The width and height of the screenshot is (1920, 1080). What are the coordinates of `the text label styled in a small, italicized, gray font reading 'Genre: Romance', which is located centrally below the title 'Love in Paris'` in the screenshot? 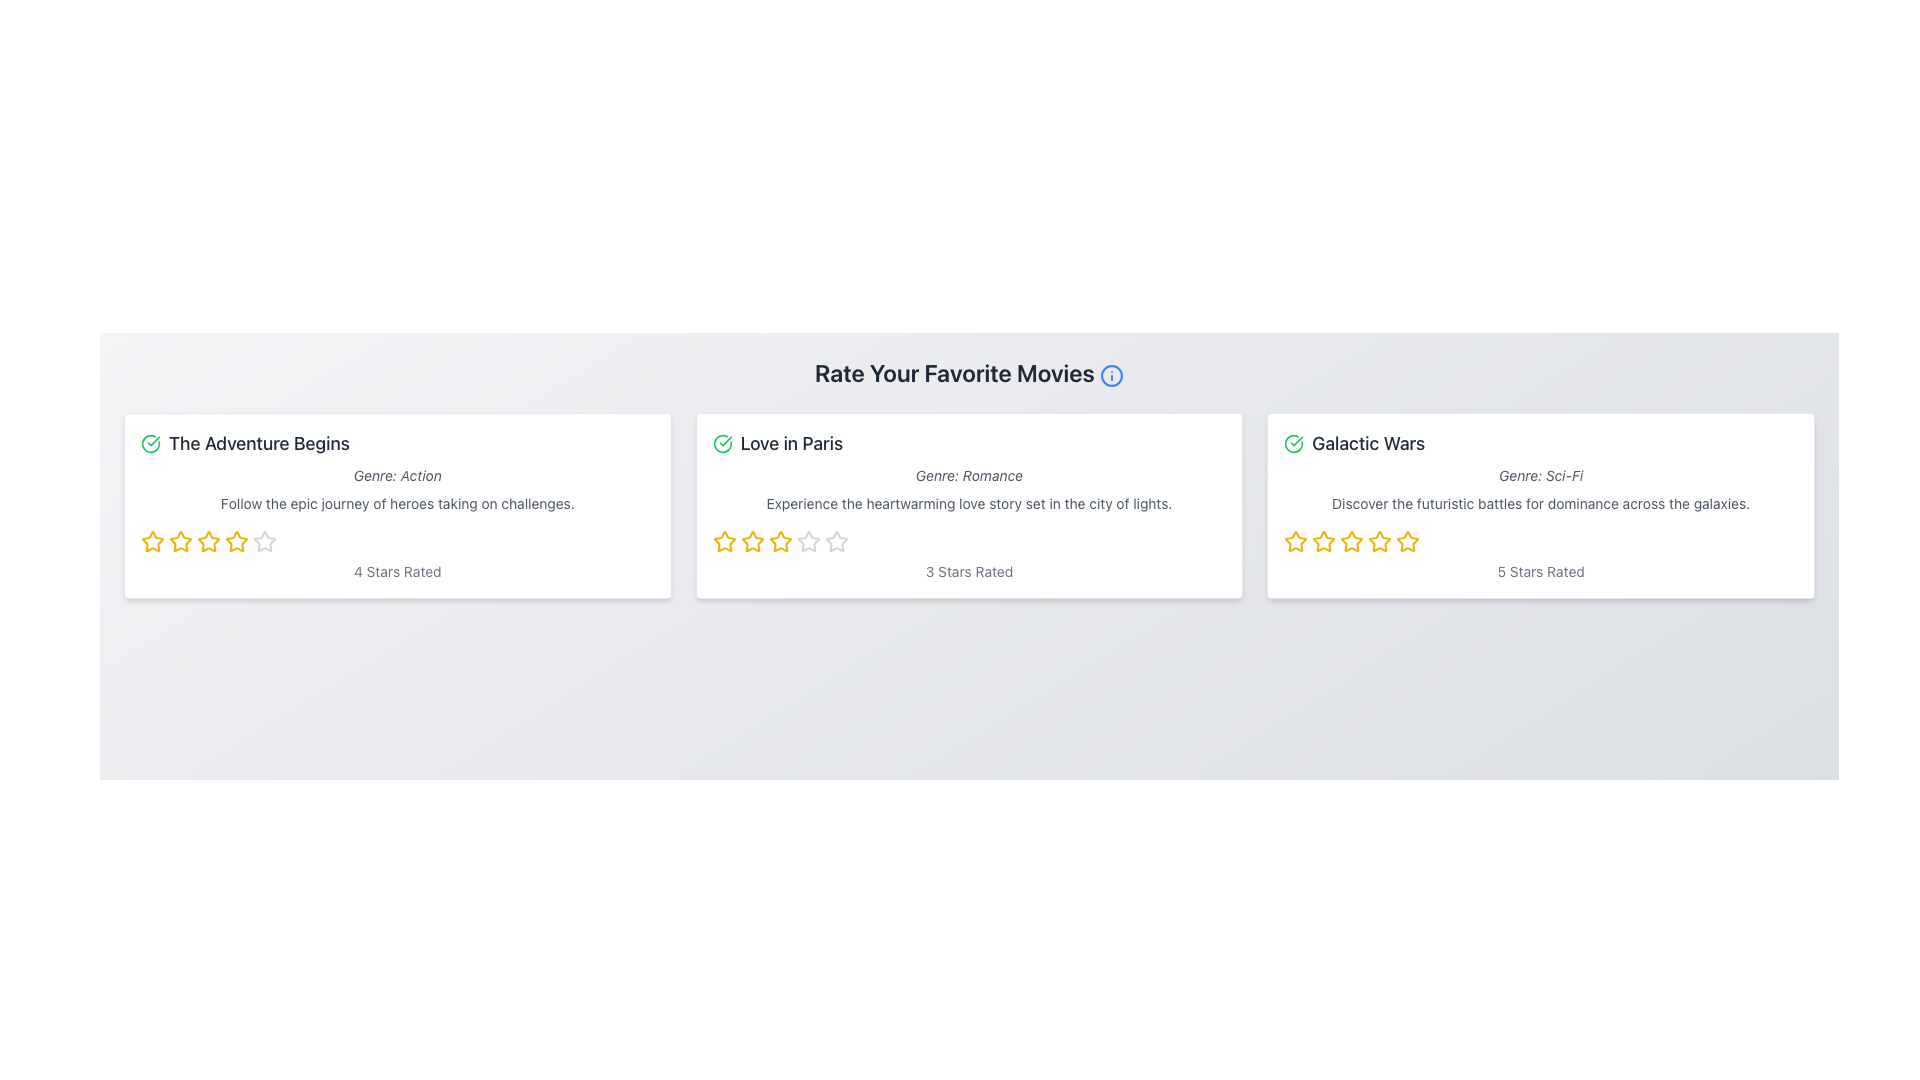 It's located at (969, 475).